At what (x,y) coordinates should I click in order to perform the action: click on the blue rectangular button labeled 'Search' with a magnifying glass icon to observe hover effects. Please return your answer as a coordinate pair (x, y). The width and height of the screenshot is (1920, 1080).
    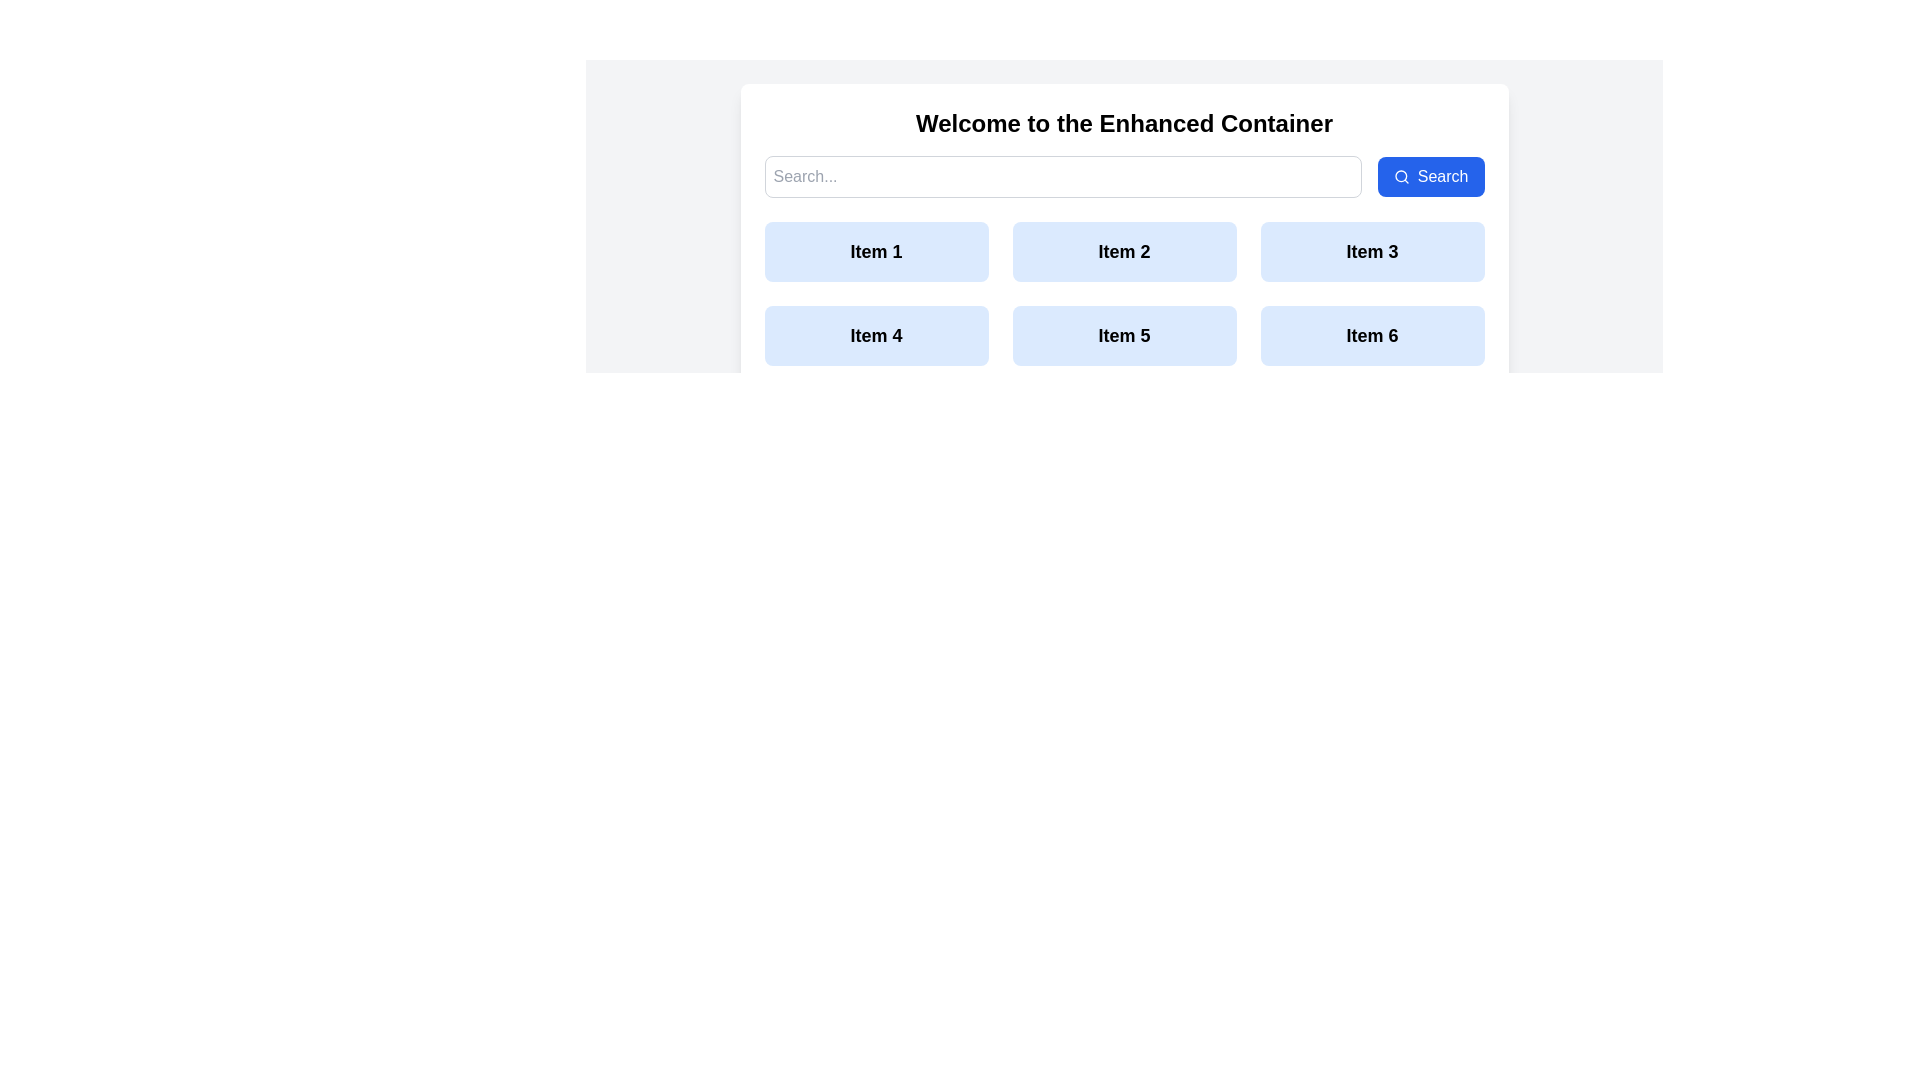
    Looking at the image, I should click on (1430, 176).